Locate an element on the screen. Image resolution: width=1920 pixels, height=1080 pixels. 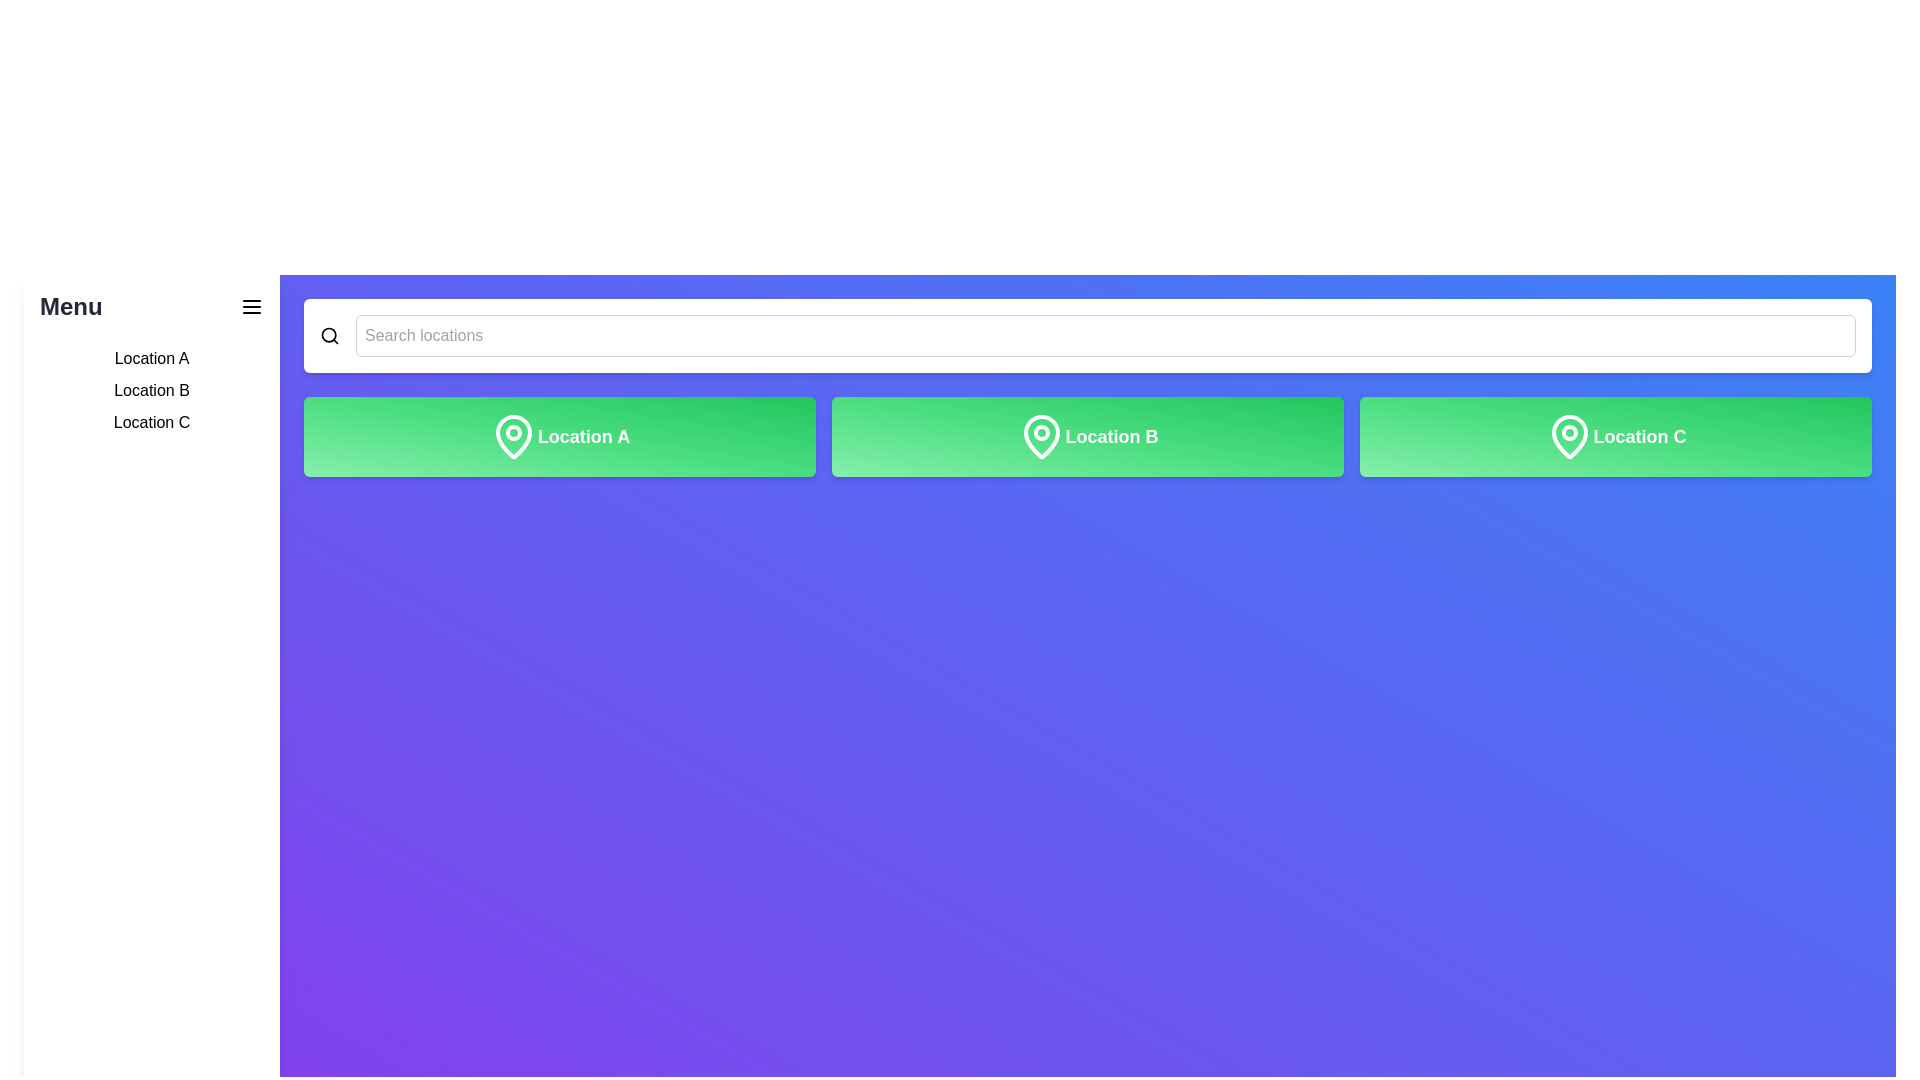
the search icon located in the top-right corner of the UI to initiate a search is located at coordinates (330, 334).